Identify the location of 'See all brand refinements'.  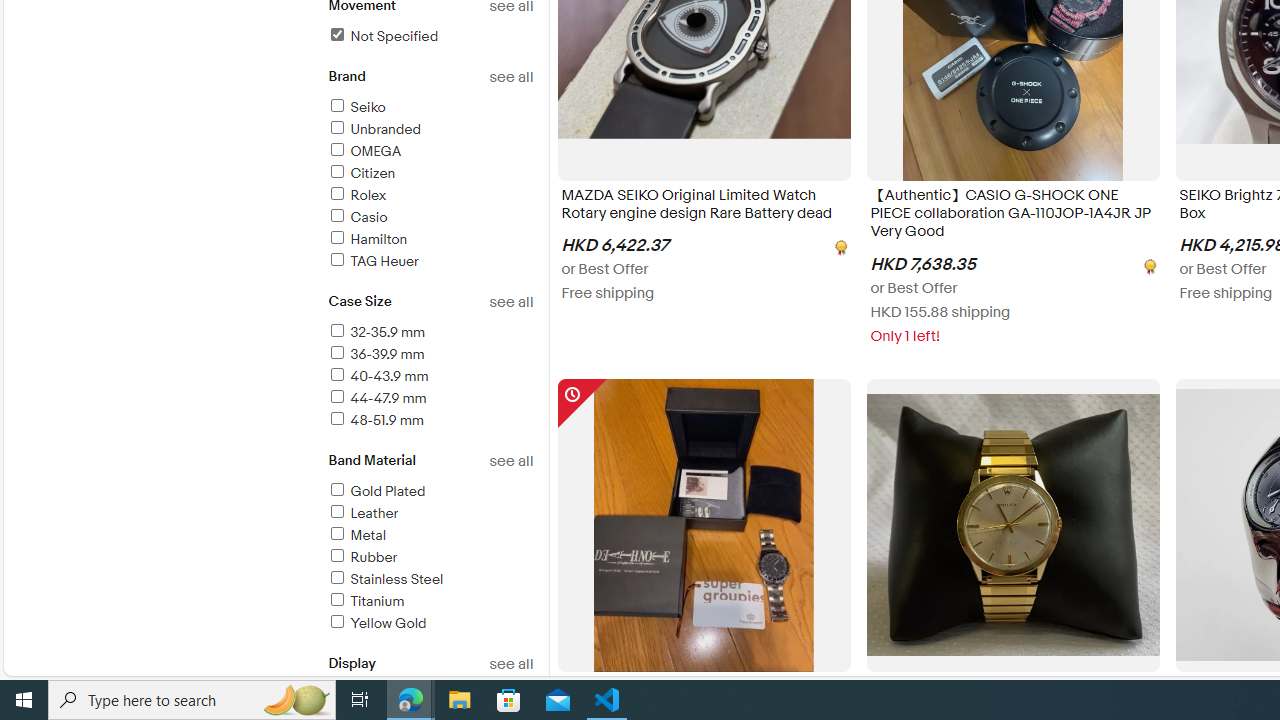
(511, 76).